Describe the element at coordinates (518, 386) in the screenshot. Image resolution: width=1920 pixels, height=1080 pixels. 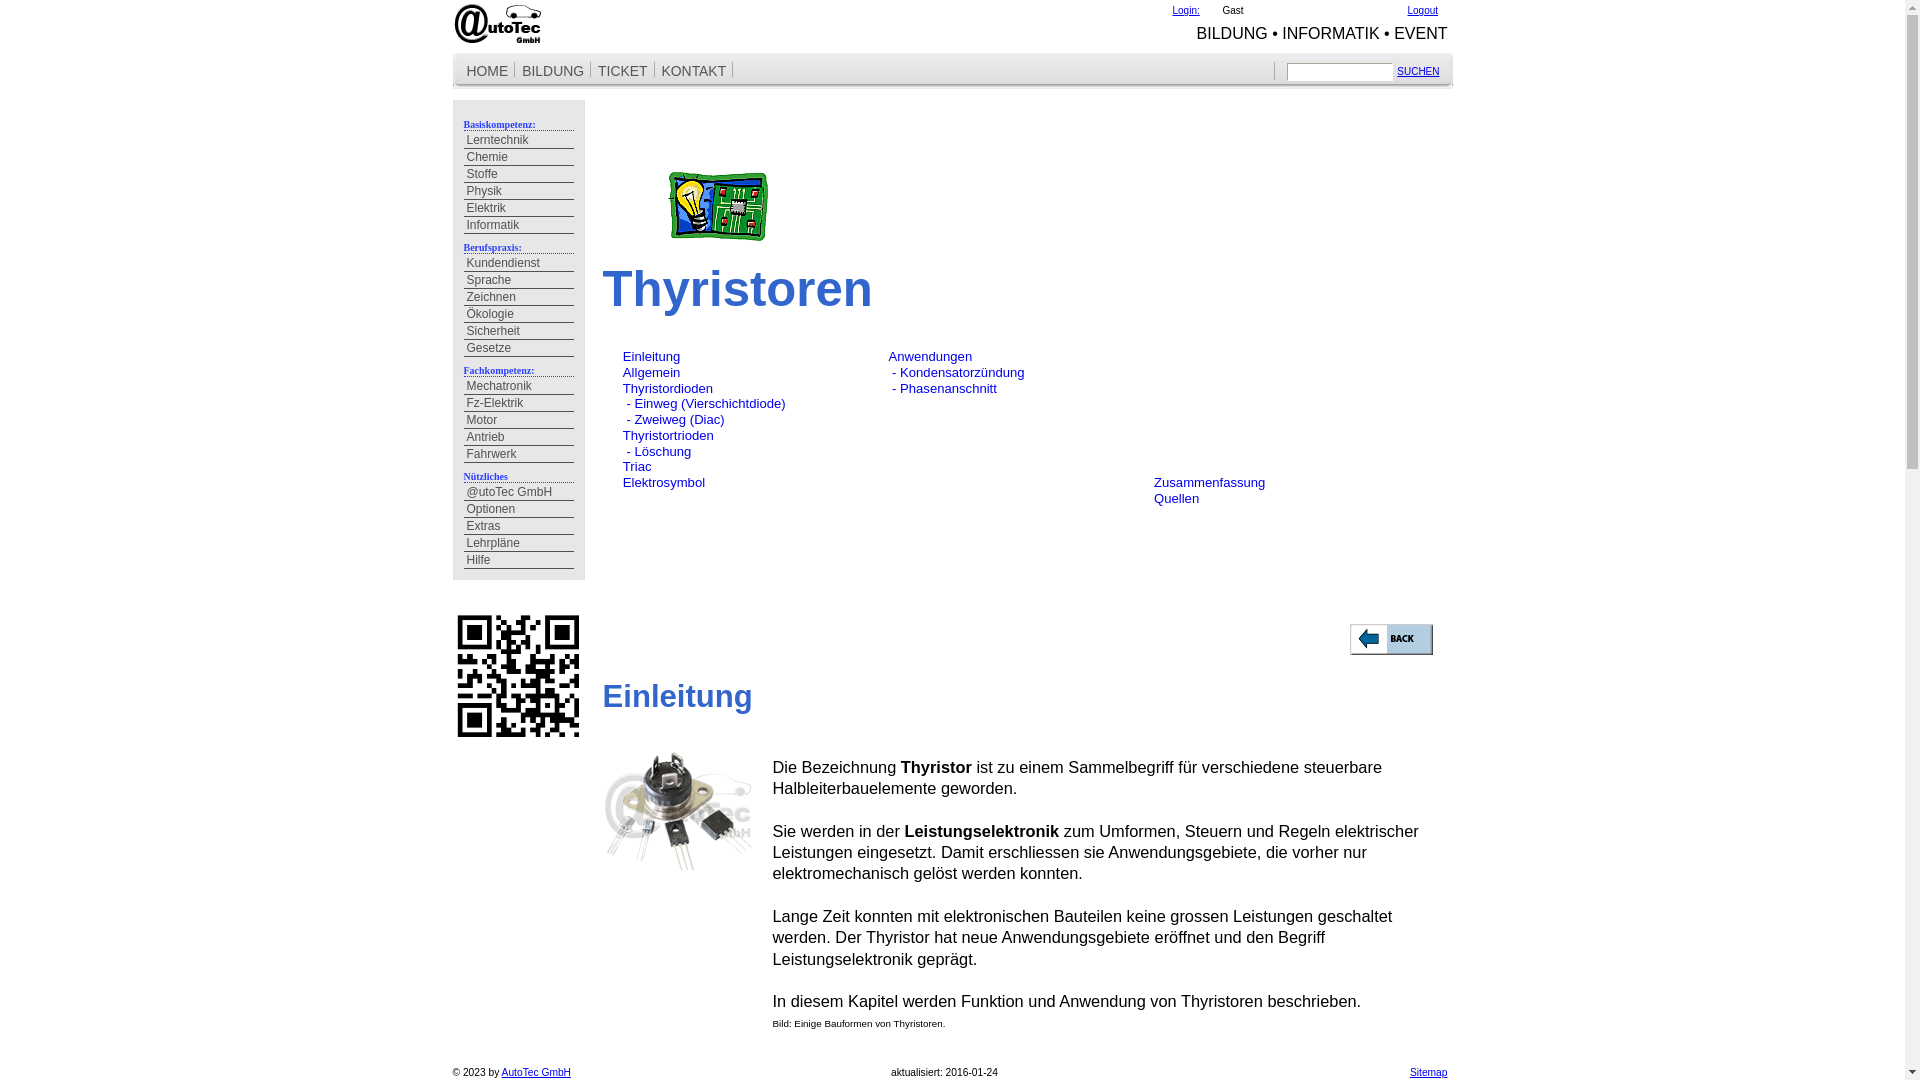
I see `'Mechatronik'` at that location.